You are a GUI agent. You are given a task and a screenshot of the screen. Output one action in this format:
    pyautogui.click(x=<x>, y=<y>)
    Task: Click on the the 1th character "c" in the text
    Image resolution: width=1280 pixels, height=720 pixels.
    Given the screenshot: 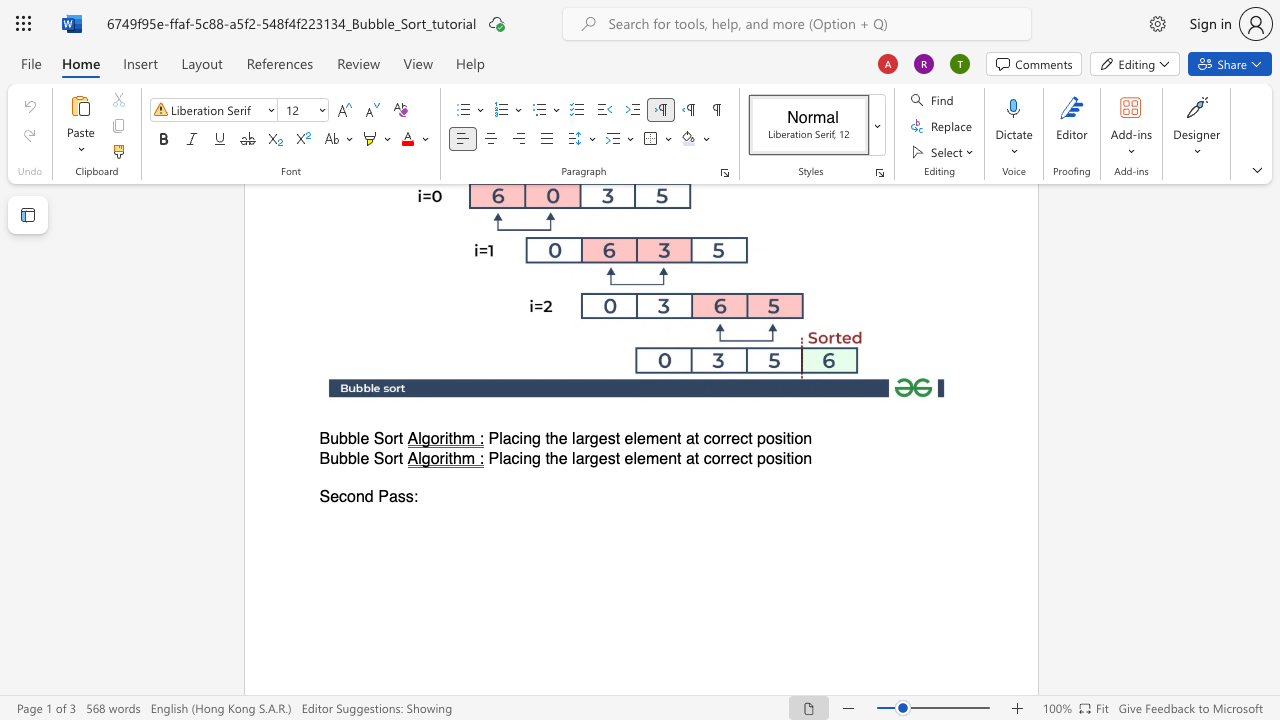 What is the action you would take?
    pyautogui.click(x=515, y=458)
    